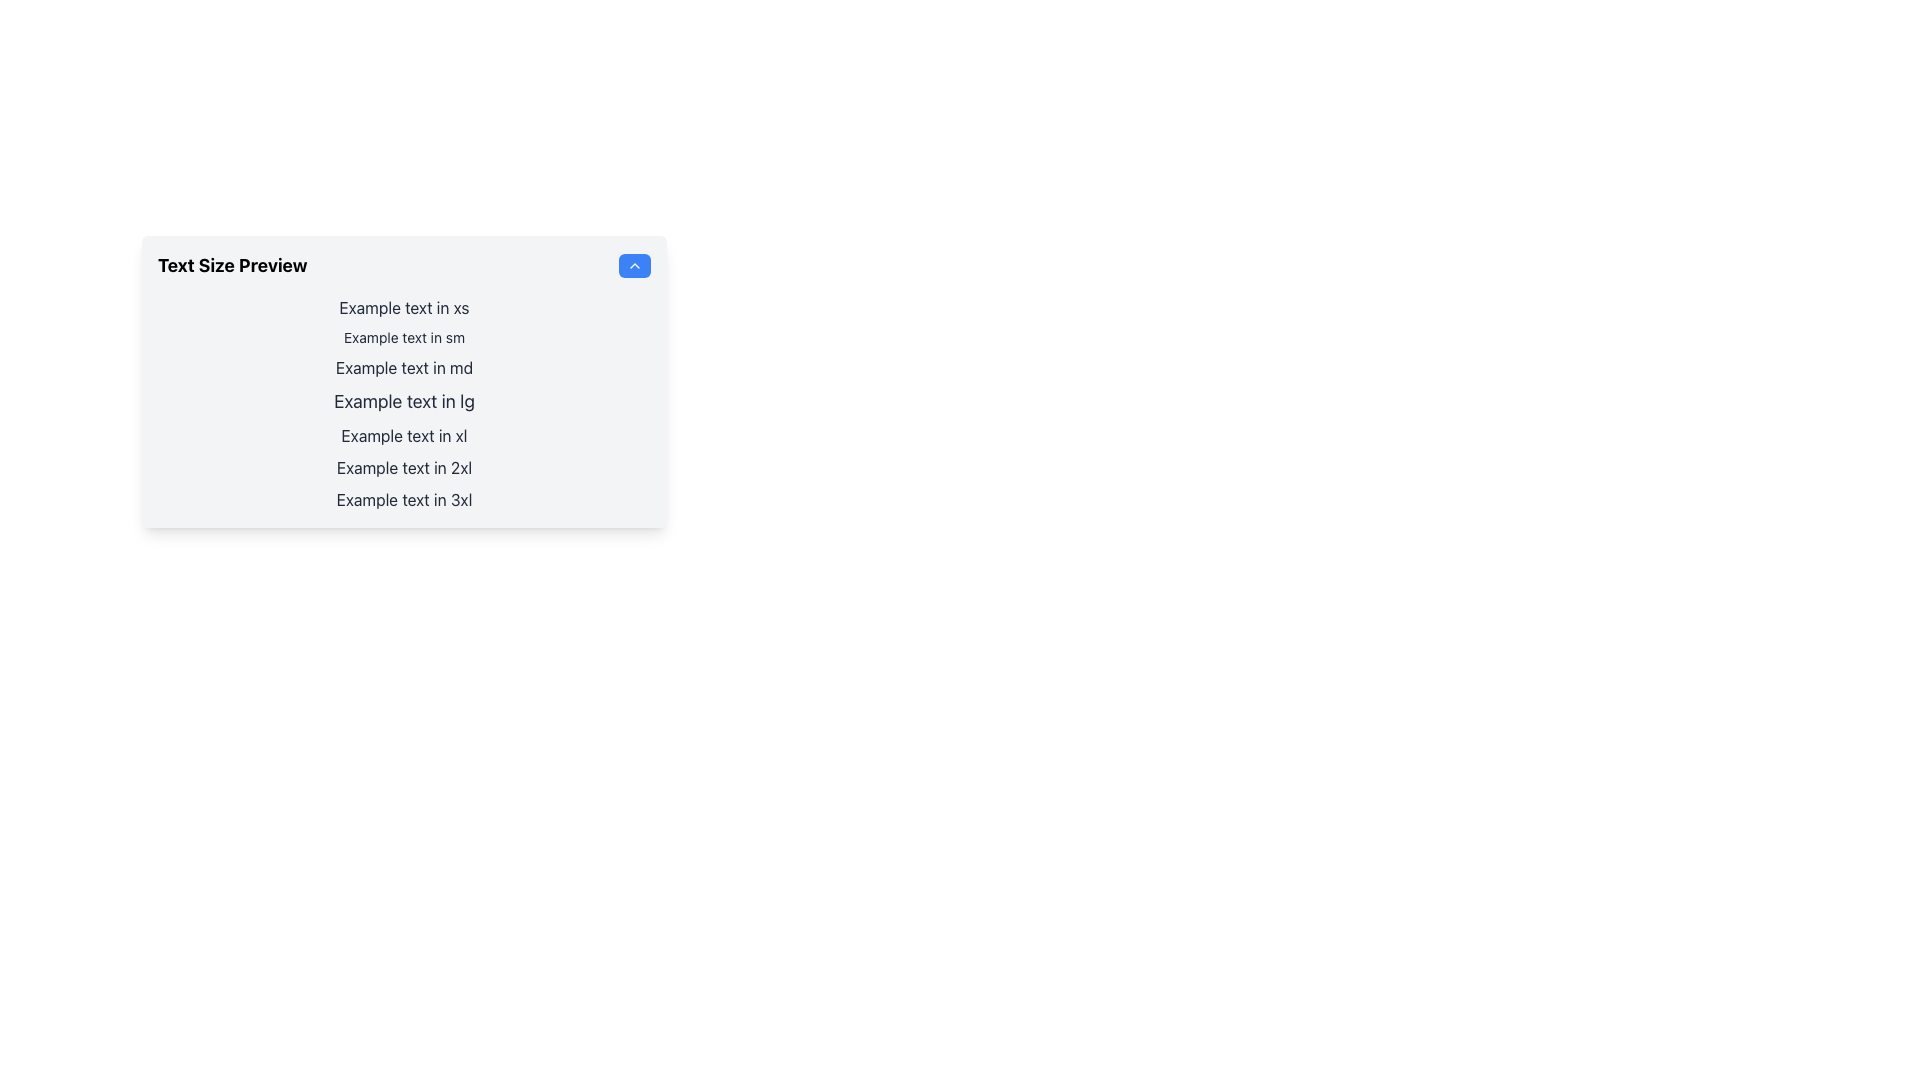  What do you see at coordinates (403, 467) in the screenshot?
I see `the text element styled with font size '2xl' located in the 'Text Size Preview' section, positioned between 'Example text in xl' and 'Example text in 3xl'` at bounding box center [403, 467].